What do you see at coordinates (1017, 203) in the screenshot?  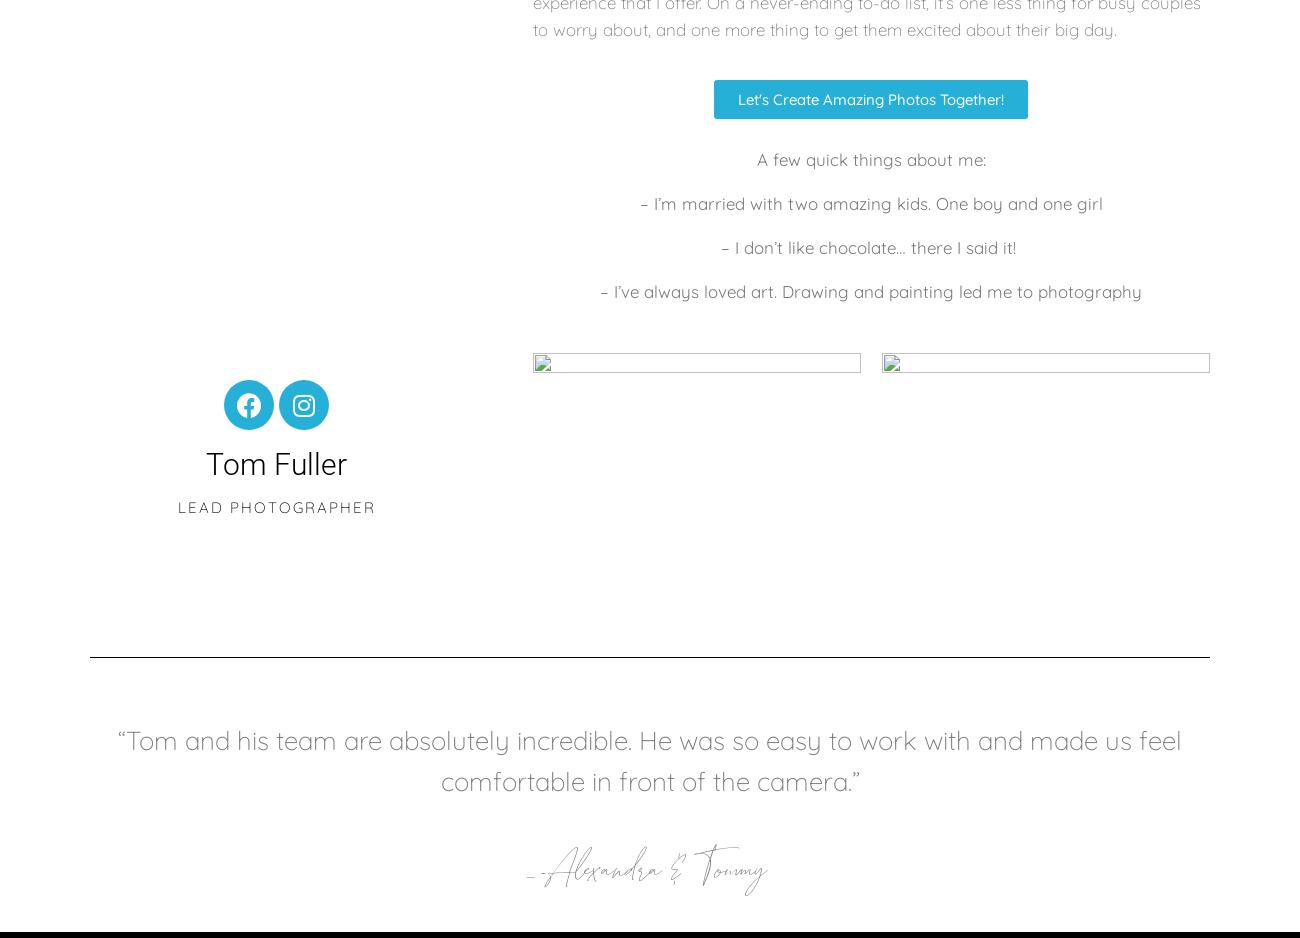 I see `'One boy and one girl'` at bounding box center [1017, 203].